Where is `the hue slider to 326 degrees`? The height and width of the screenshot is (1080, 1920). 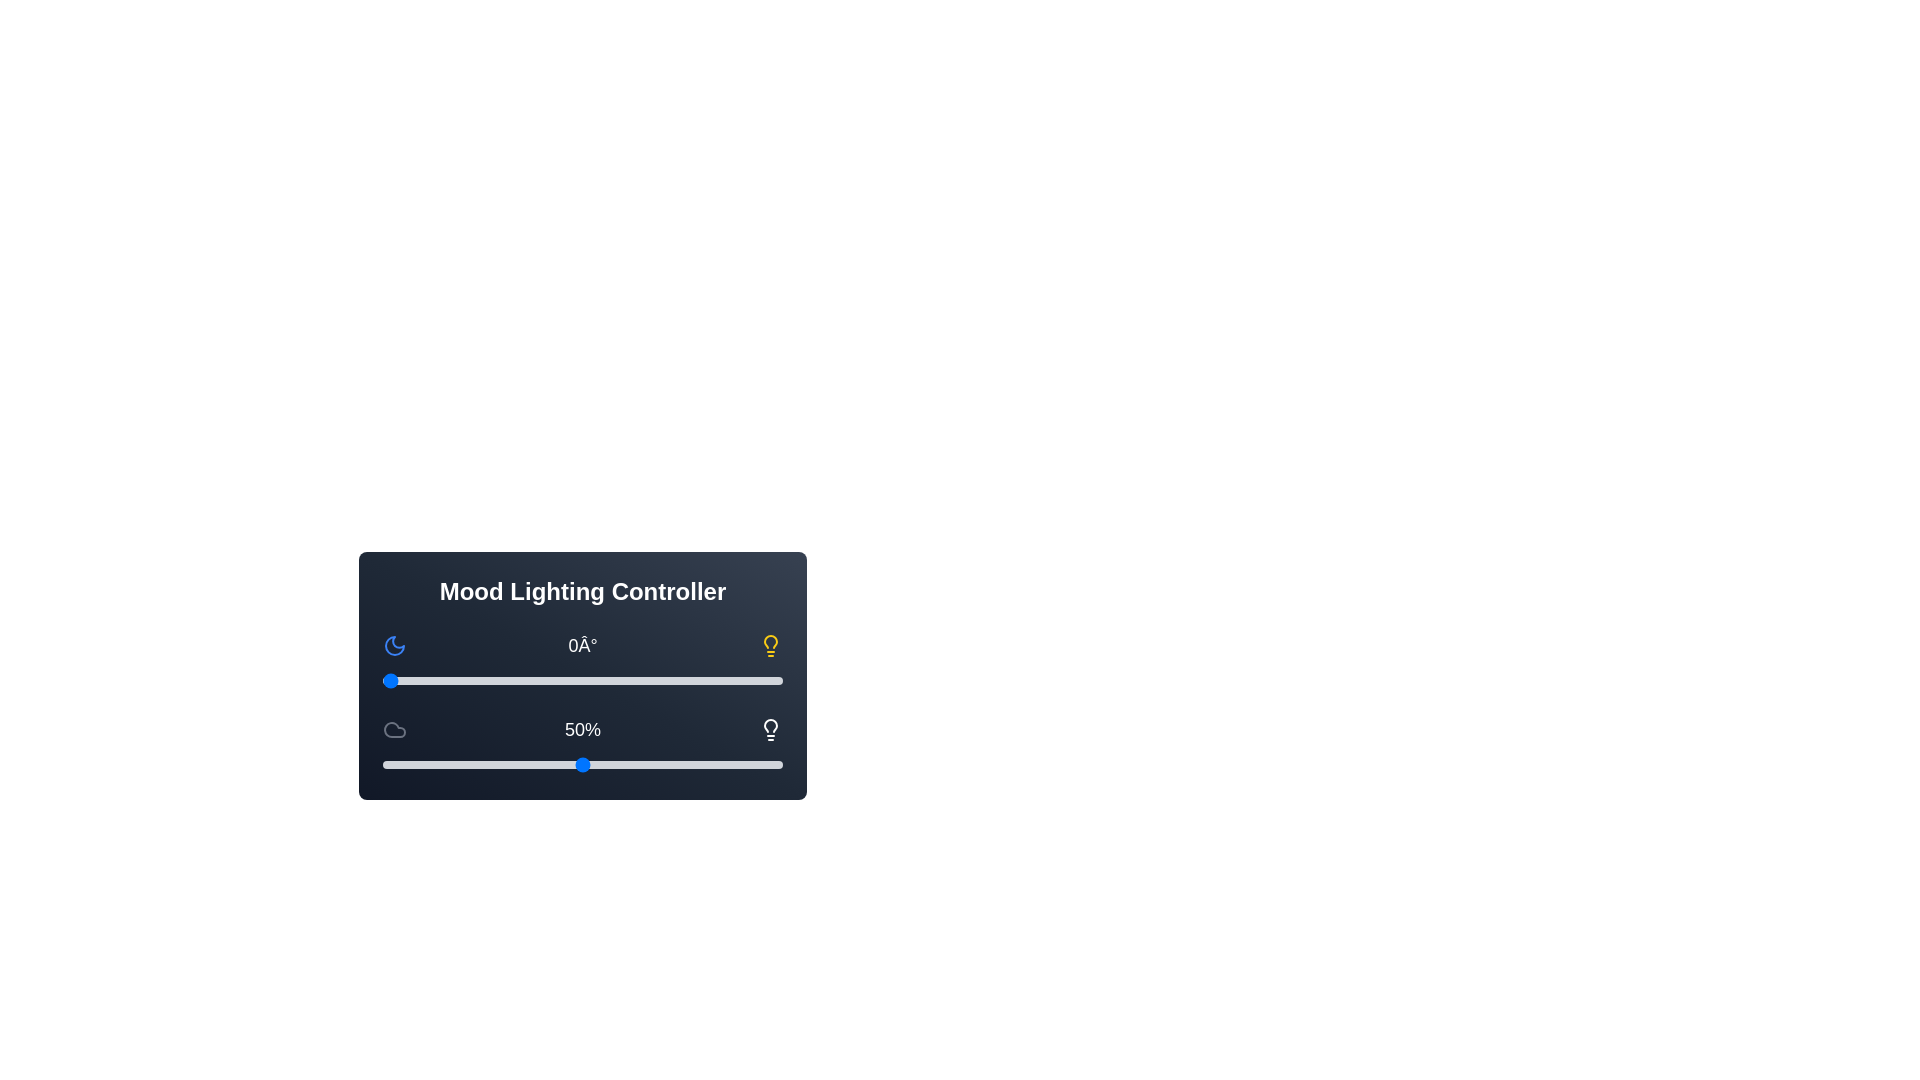
the hue slider to 326 degrees is located at coordinates (744, 680).